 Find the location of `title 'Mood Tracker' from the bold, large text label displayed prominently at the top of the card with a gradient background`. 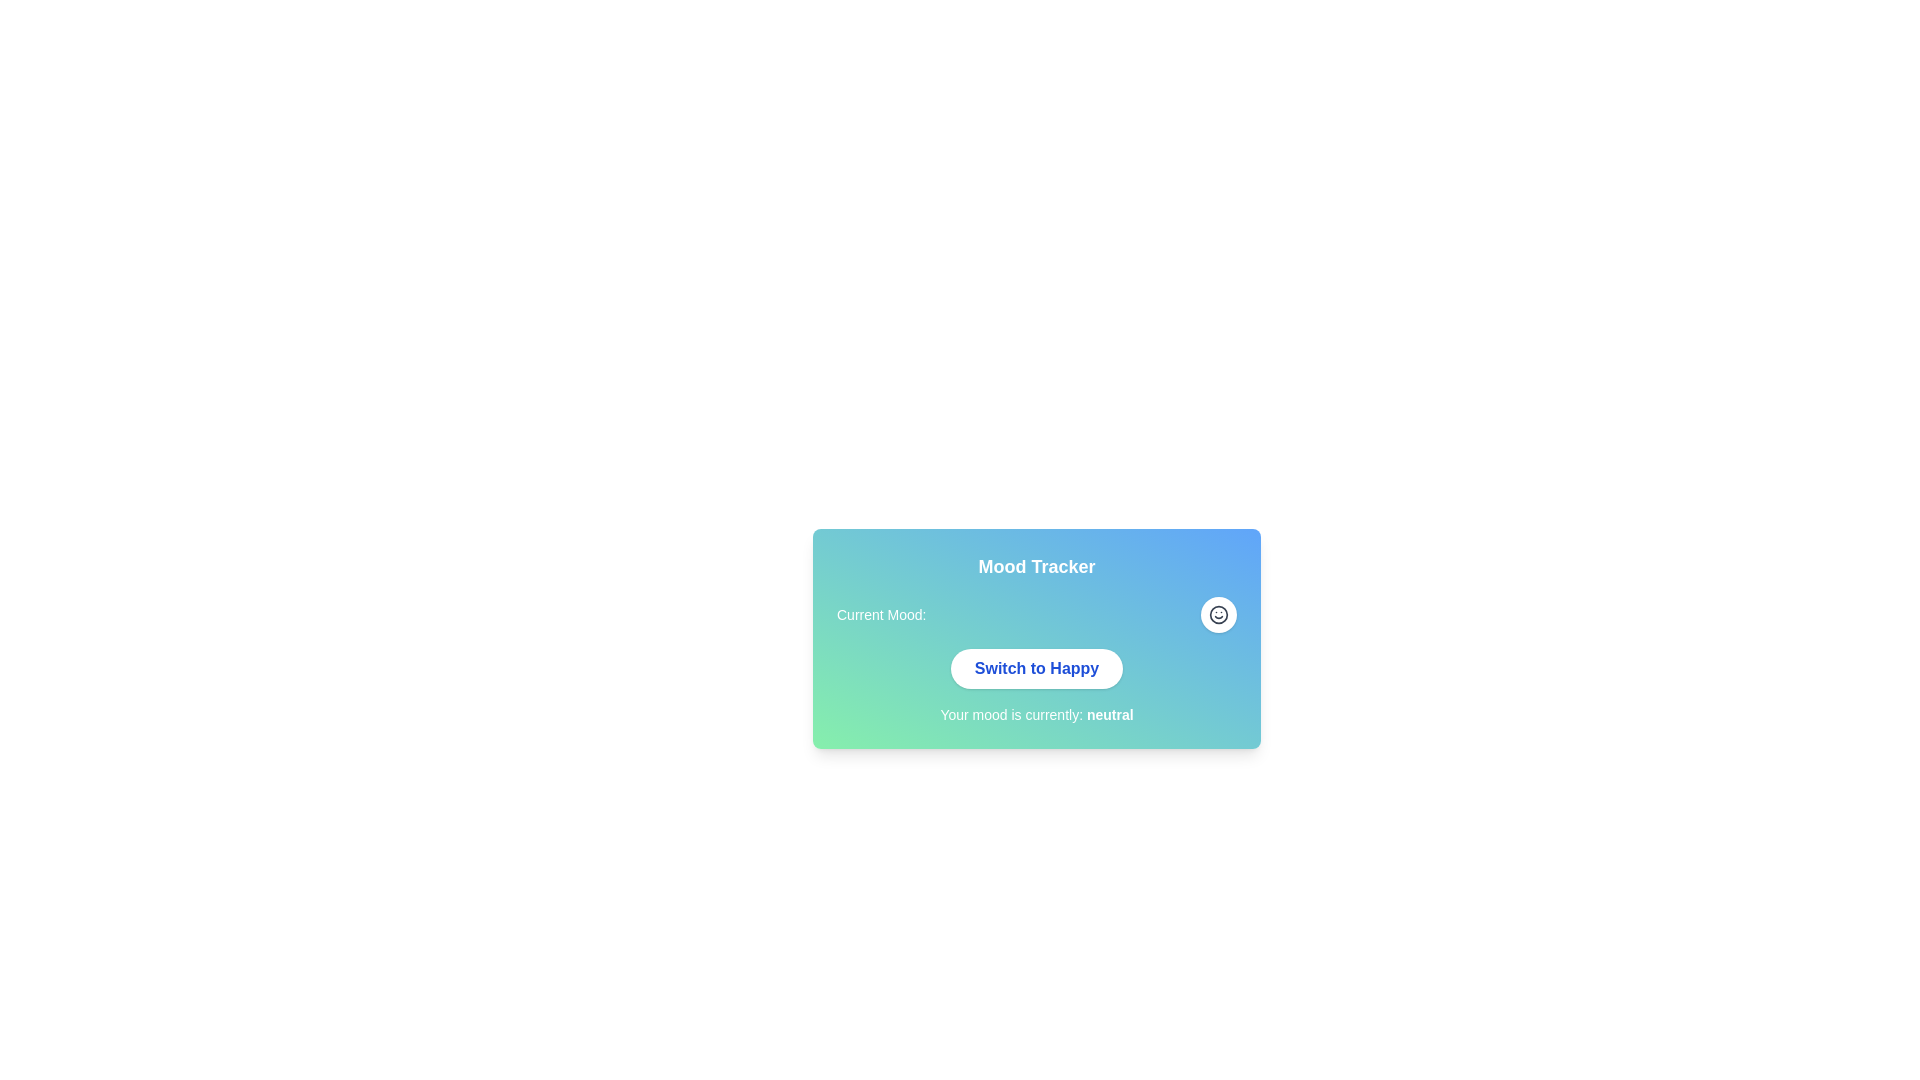

title 'Mood Tracker' from the bold, large text label displayed prominently at the top of the card with a gradient background is located at coordinates (1036, 567).